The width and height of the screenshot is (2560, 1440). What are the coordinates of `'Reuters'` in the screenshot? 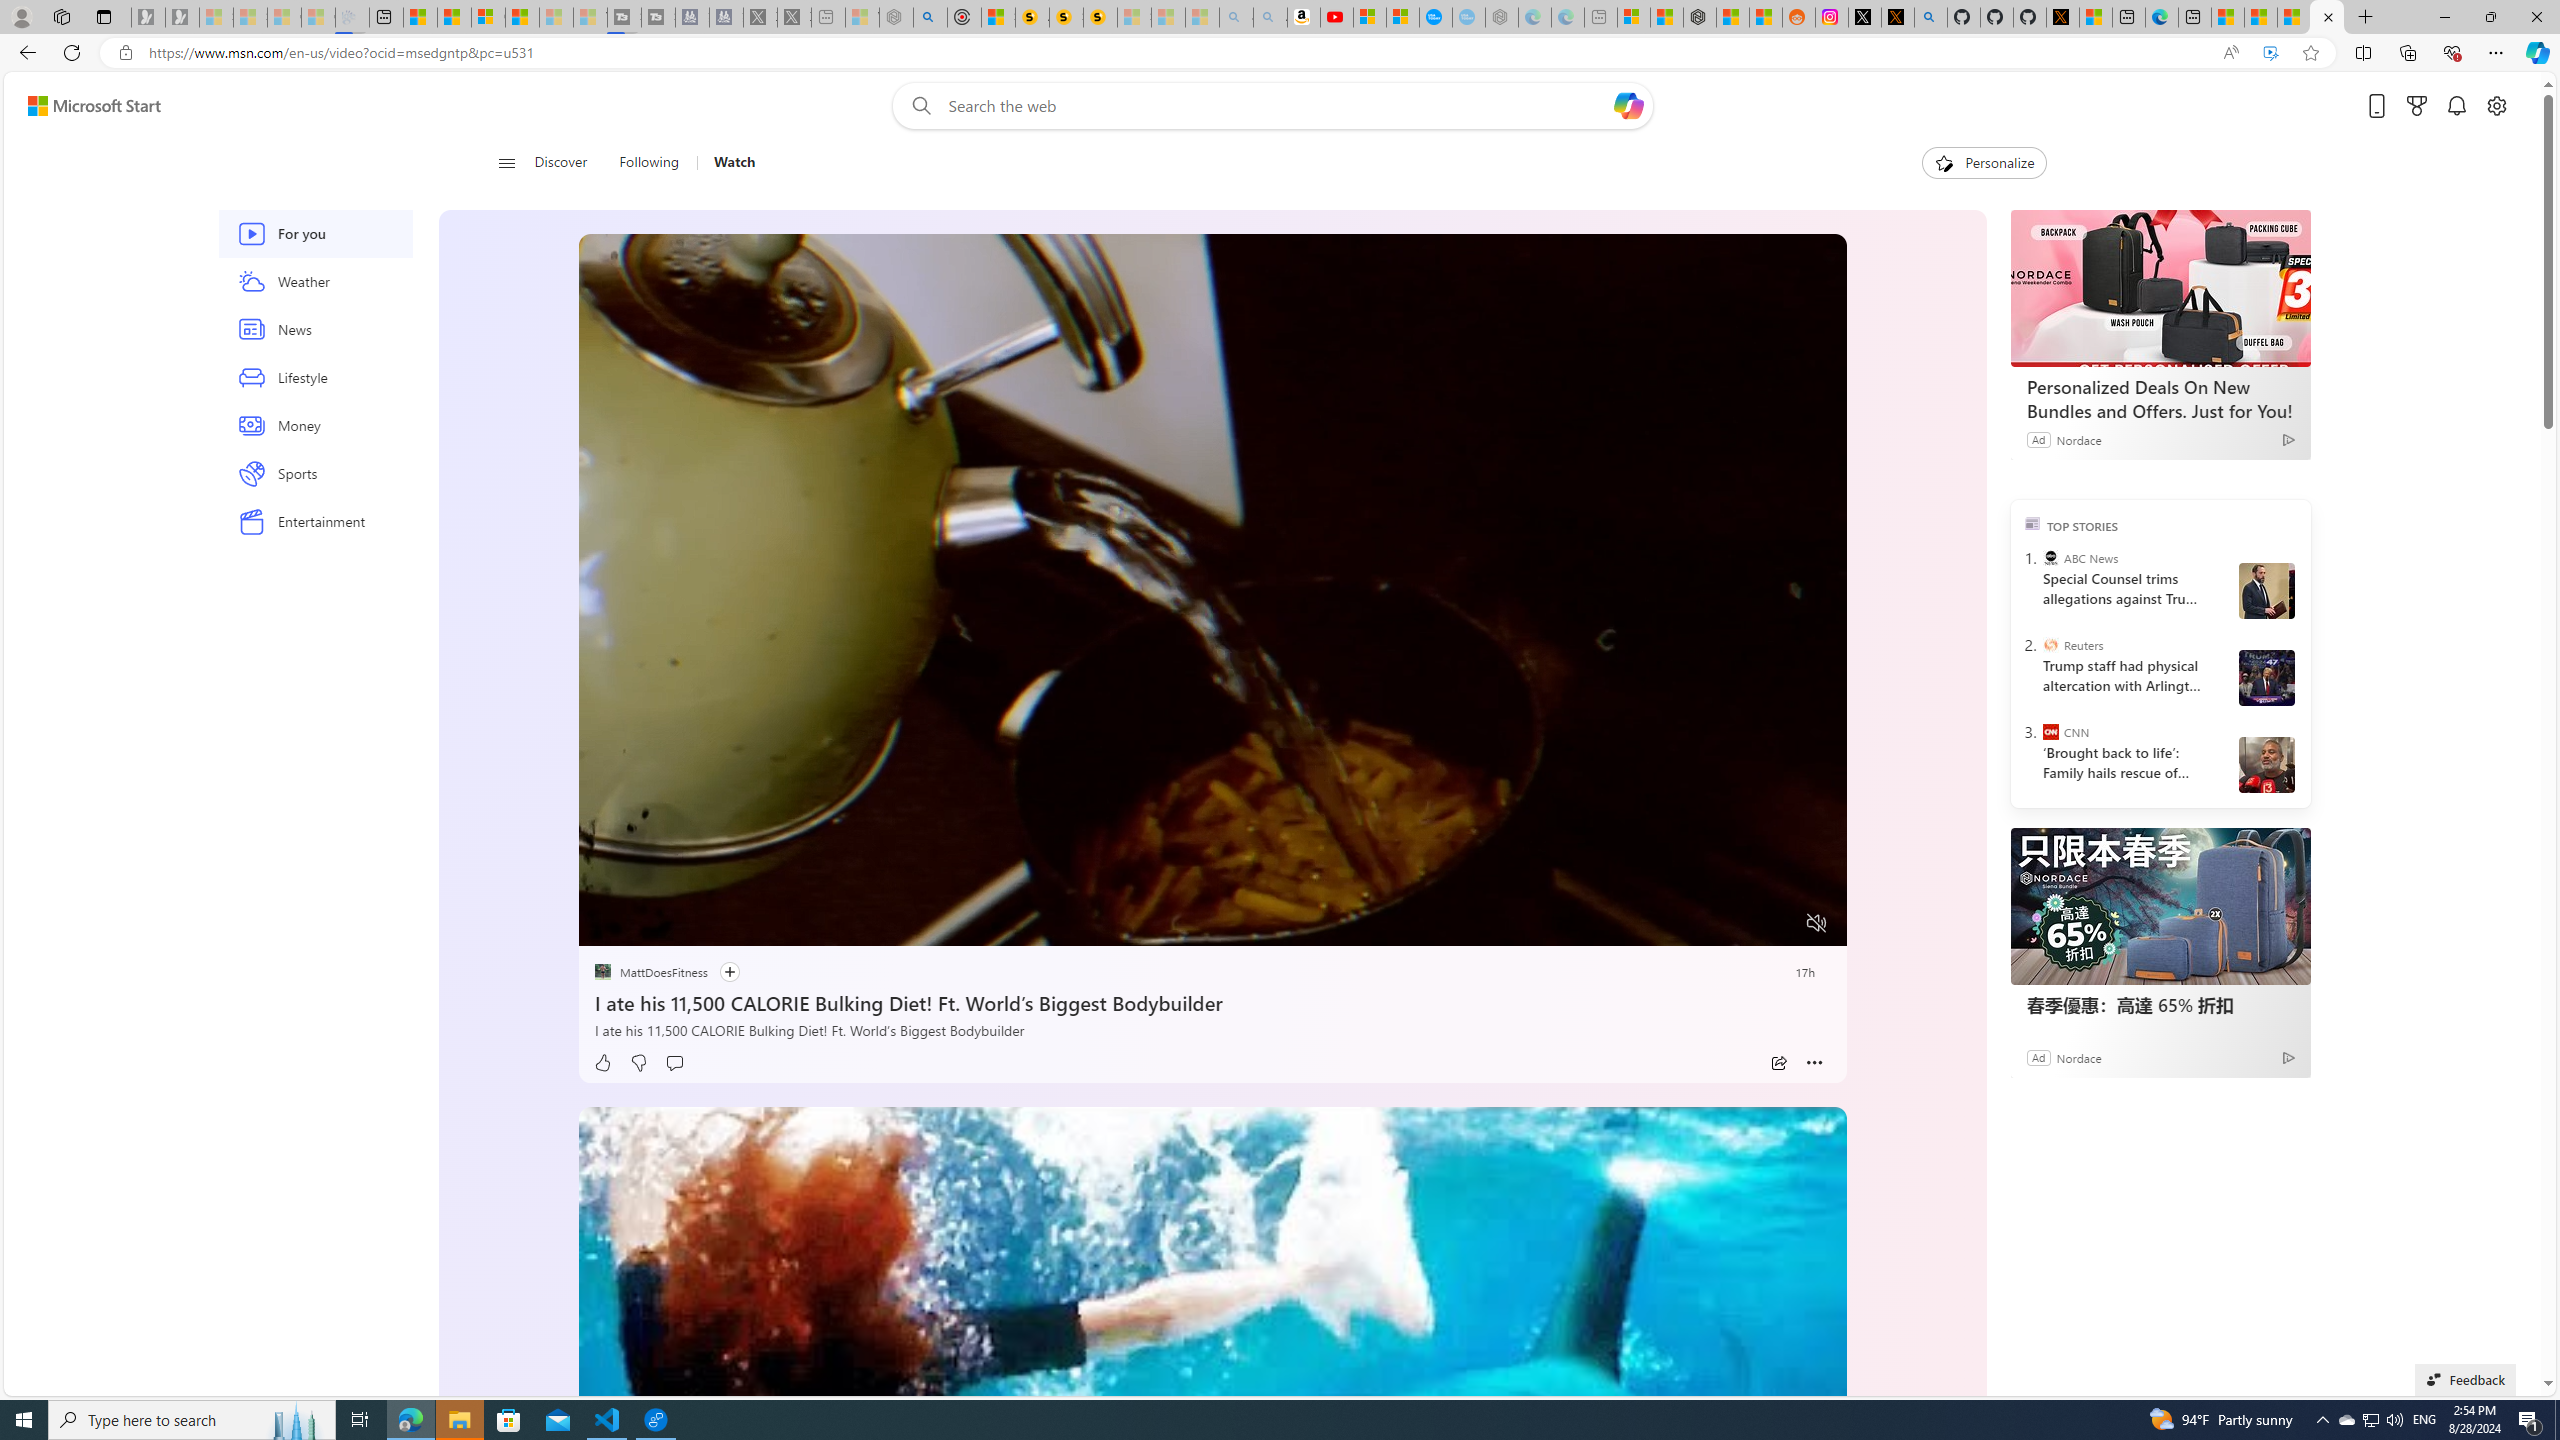 It's located at (2050, 643).